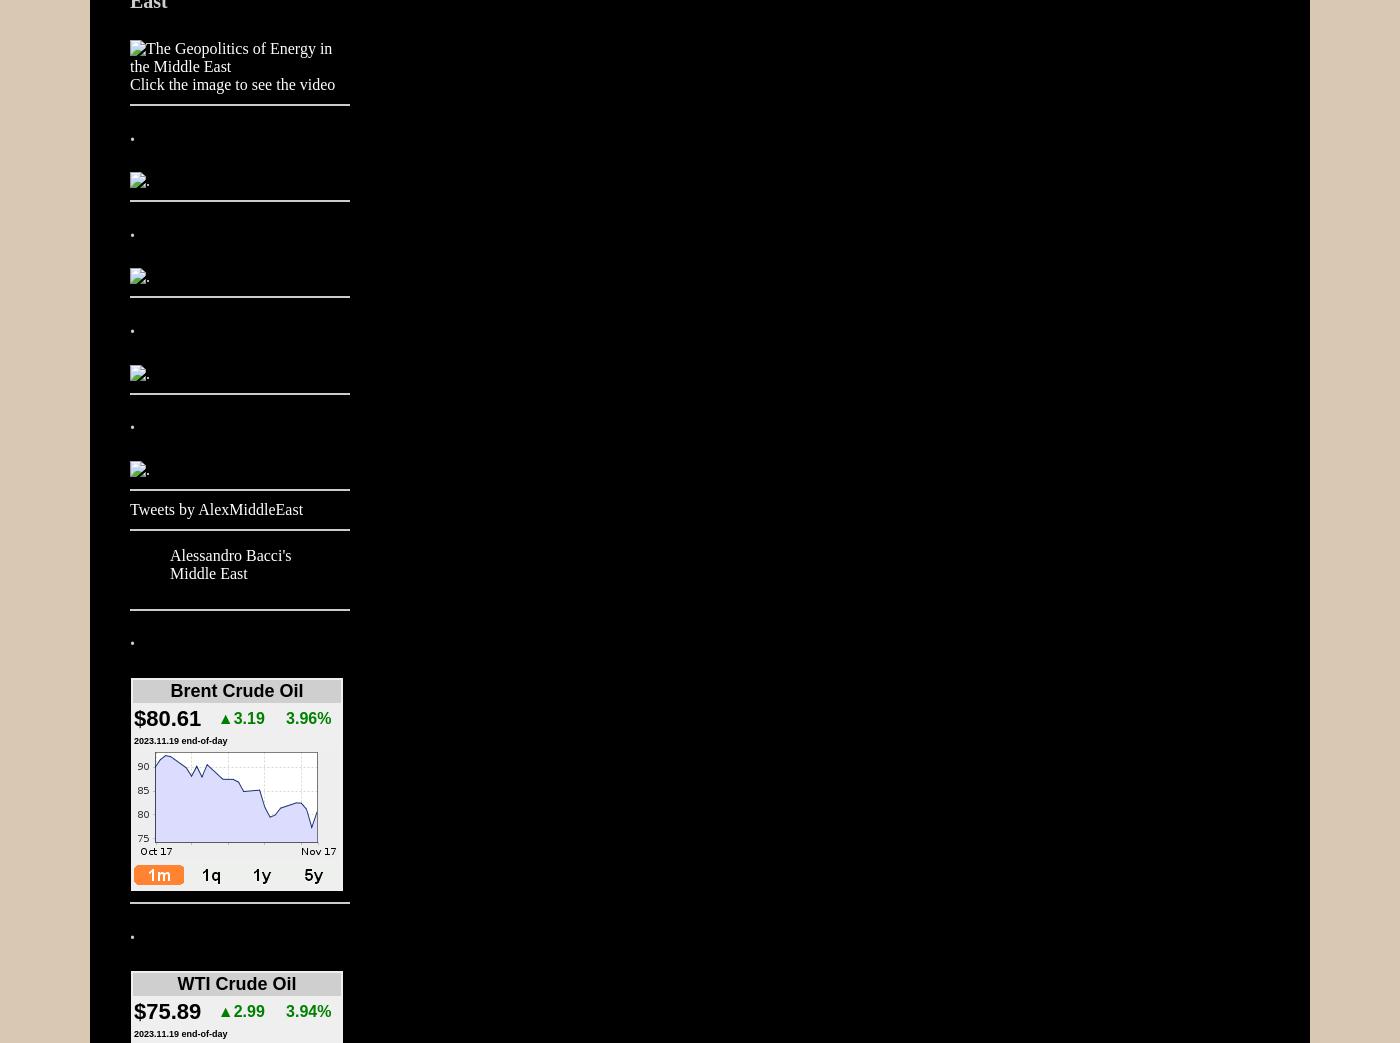 The height and width of the screenshot is (1043, 1400). I want to click on 'Click the image to see the video', so click(231, 84).